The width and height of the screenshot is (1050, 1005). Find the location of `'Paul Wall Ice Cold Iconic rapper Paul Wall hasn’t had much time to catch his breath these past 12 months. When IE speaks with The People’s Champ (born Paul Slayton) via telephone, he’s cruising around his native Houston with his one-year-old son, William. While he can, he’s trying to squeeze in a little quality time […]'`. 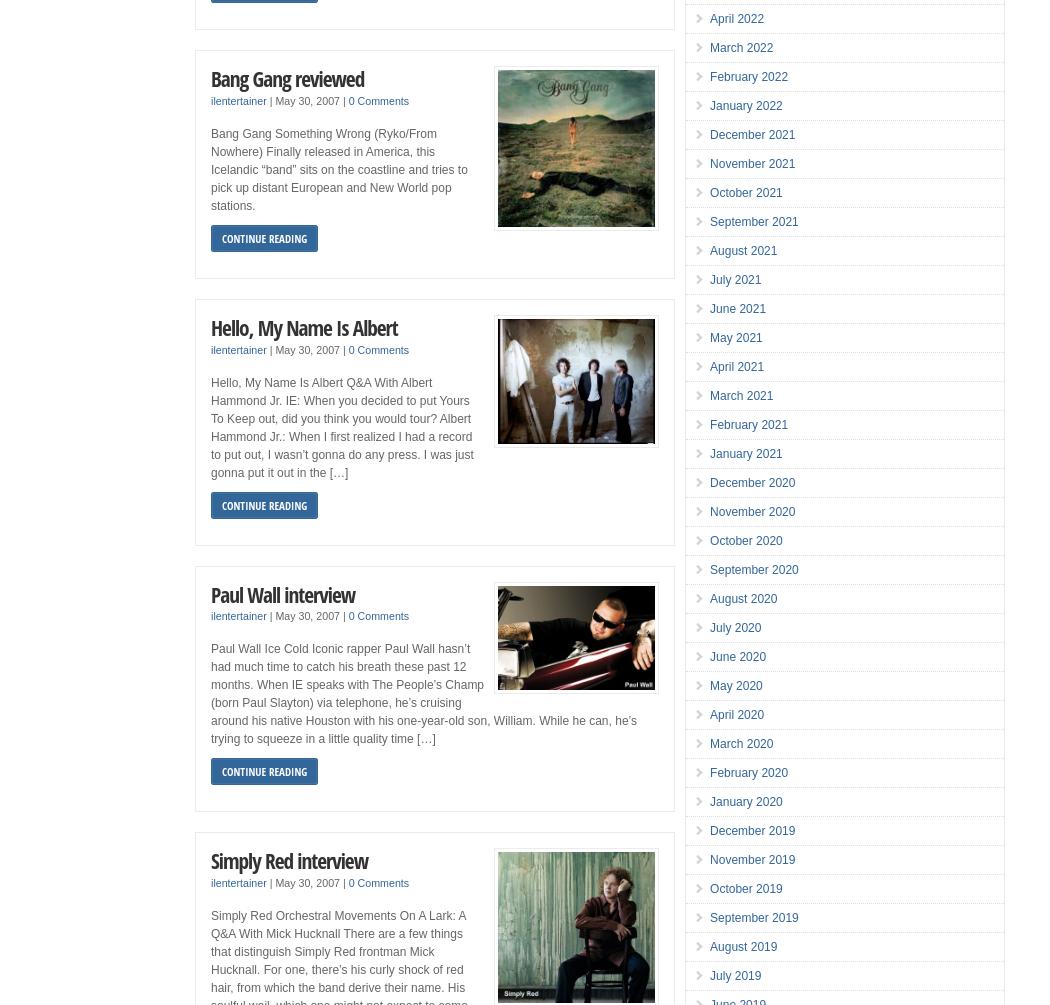

'Paul Wall Ice Cold Iconic rapper Paul Wall hasn’t had much time to catch his breath these past 12 months. When IE speaks with The People’s Champ (born Paul Slayton) via telephone, he’s cruising around his native Houston with his one-year-old son, William. While he can, he’s trying to squeeze in a little quality time […]' is located at coordinates (422, 693).